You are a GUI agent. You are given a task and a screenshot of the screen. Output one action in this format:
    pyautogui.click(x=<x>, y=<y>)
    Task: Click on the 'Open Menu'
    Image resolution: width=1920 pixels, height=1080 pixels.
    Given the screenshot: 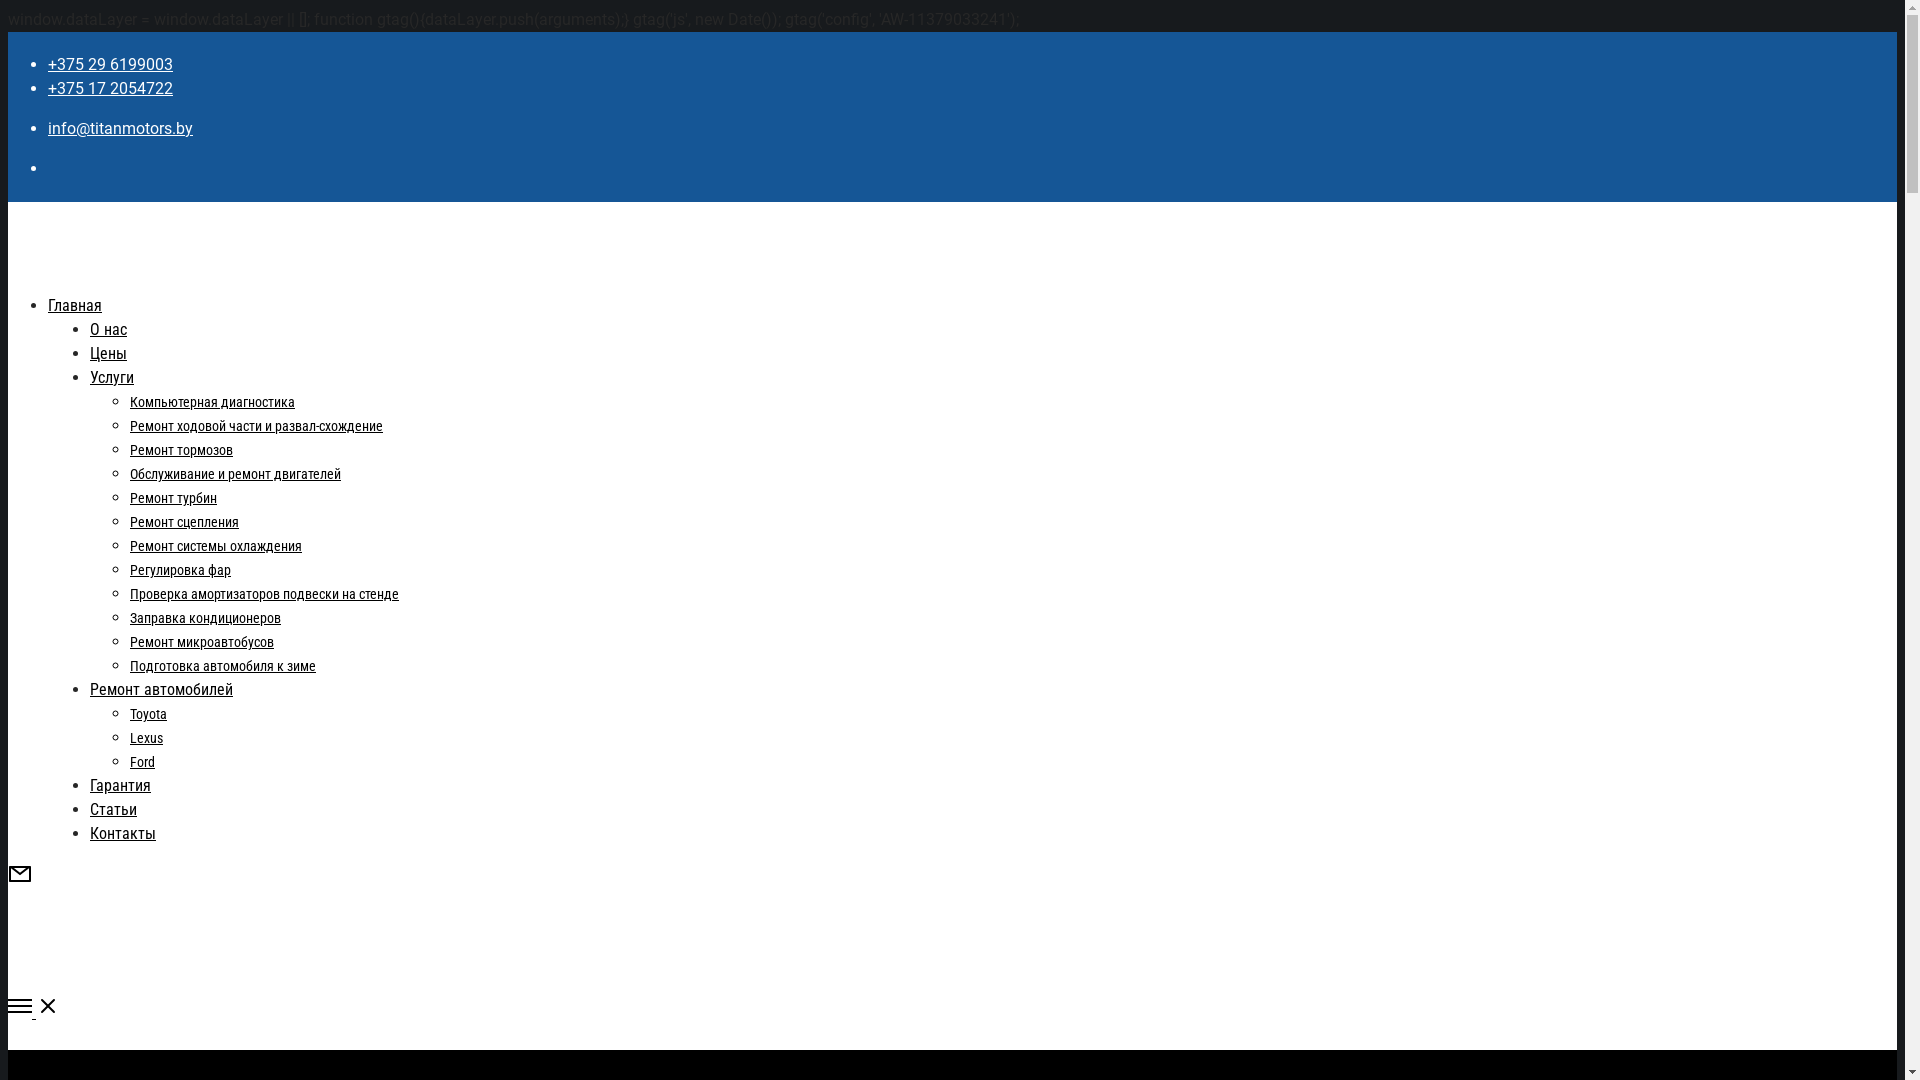 What is the action you would take?
    pyautogui.click(x=951, y=1009)
    